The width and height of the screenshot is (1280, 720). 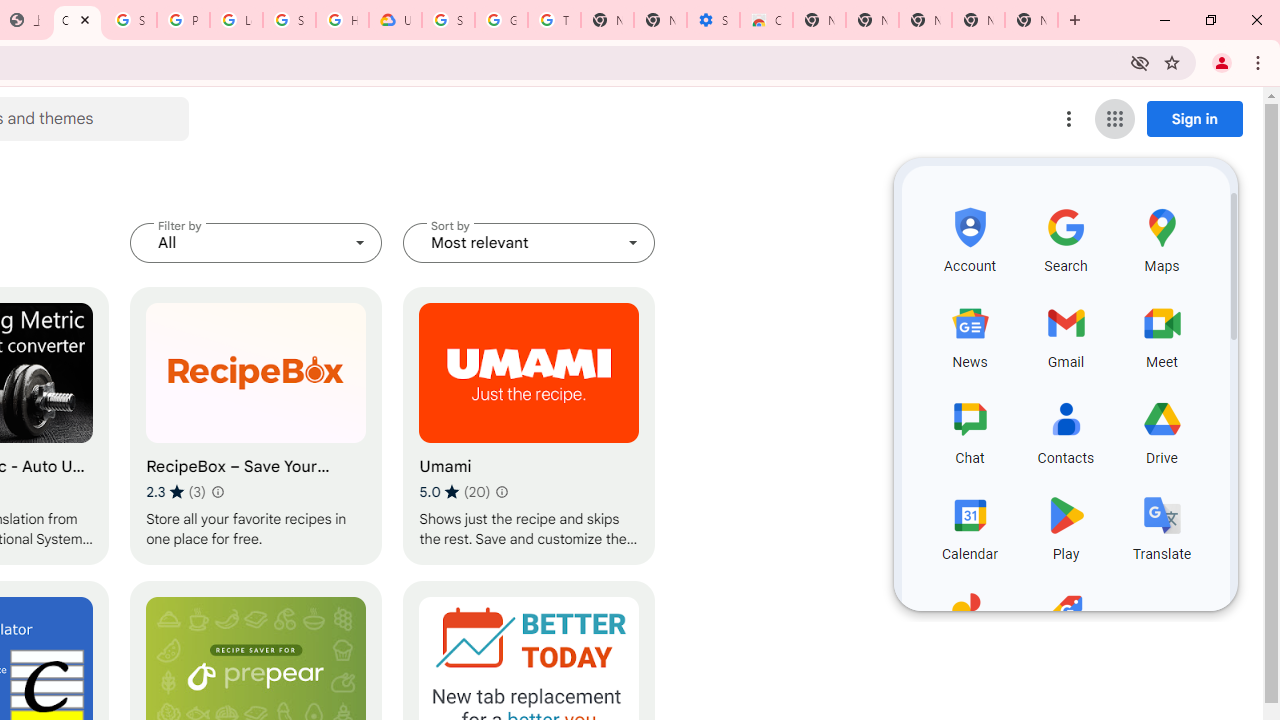 I want to click on 'Learn more about results and reviews "Umami"', so click(x=502, y=492).